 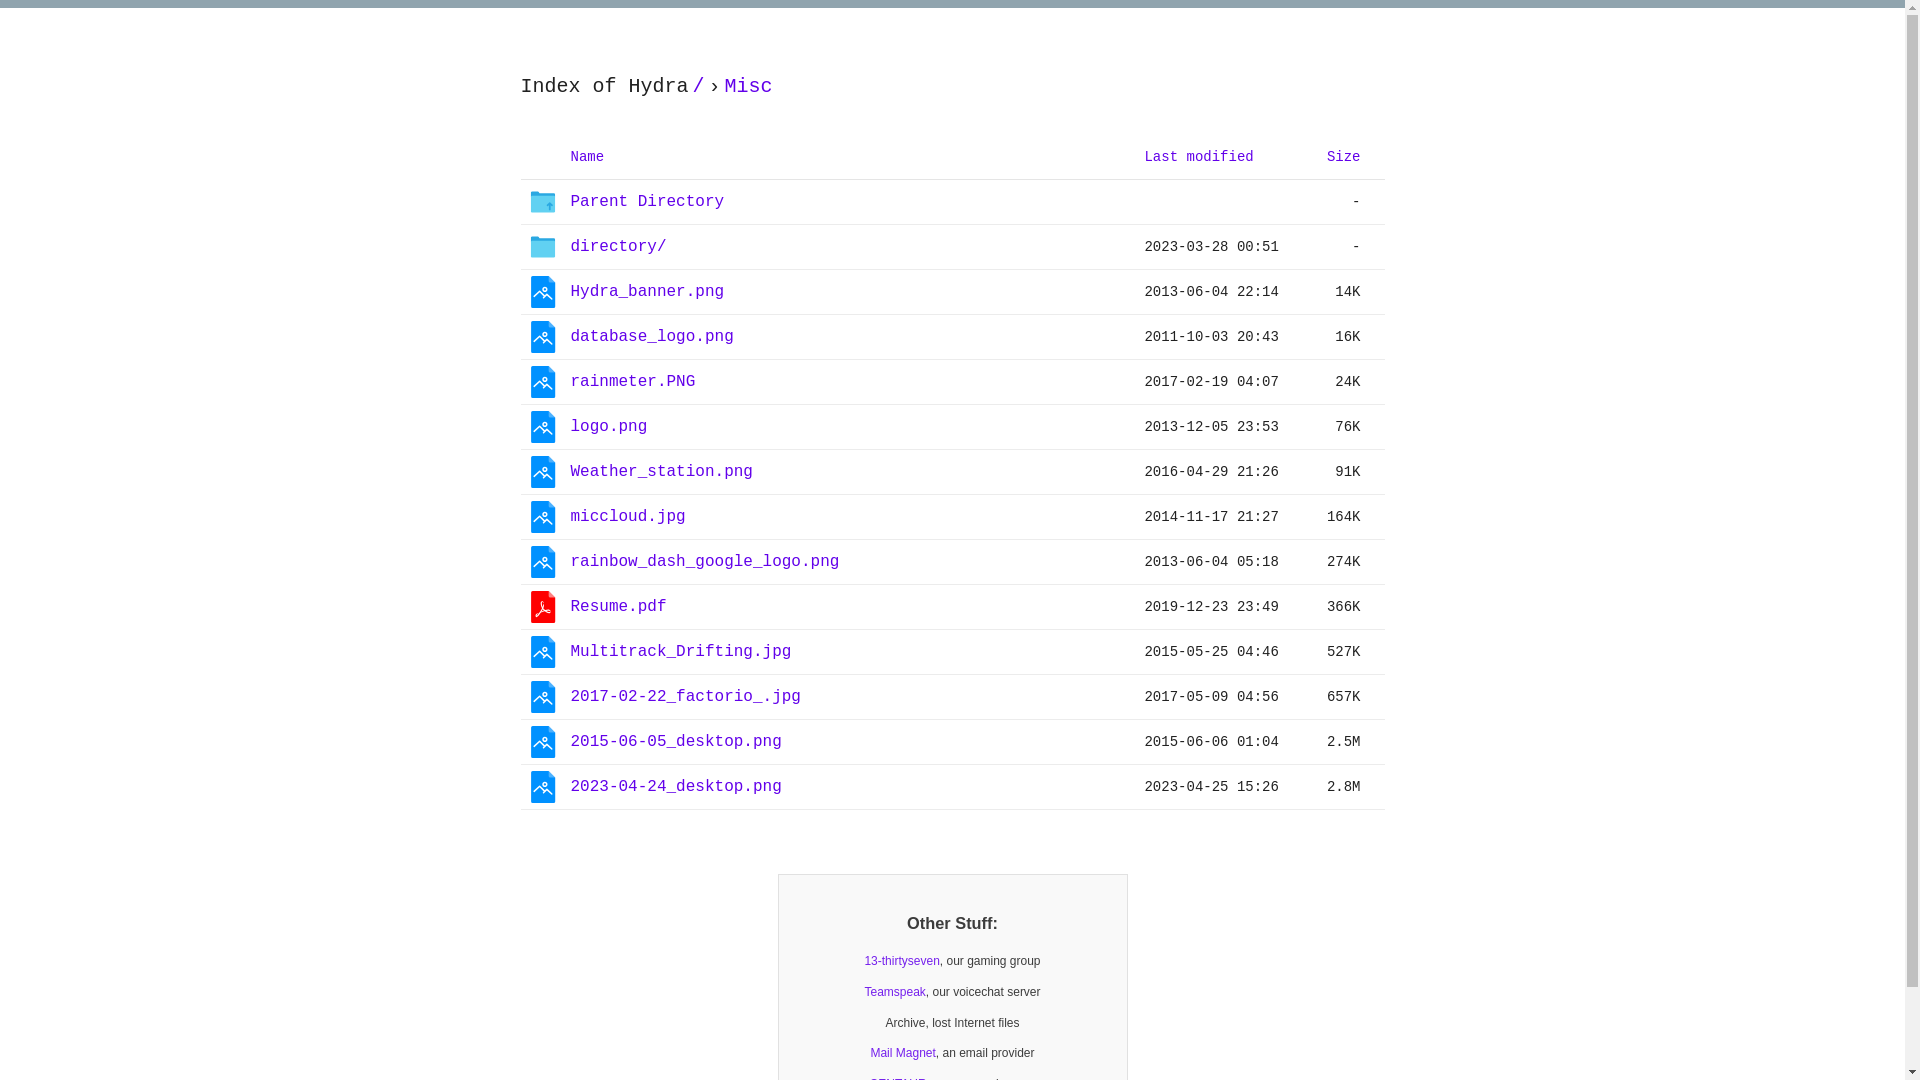 I want to click on 'Name', so click(x=585, y=155).